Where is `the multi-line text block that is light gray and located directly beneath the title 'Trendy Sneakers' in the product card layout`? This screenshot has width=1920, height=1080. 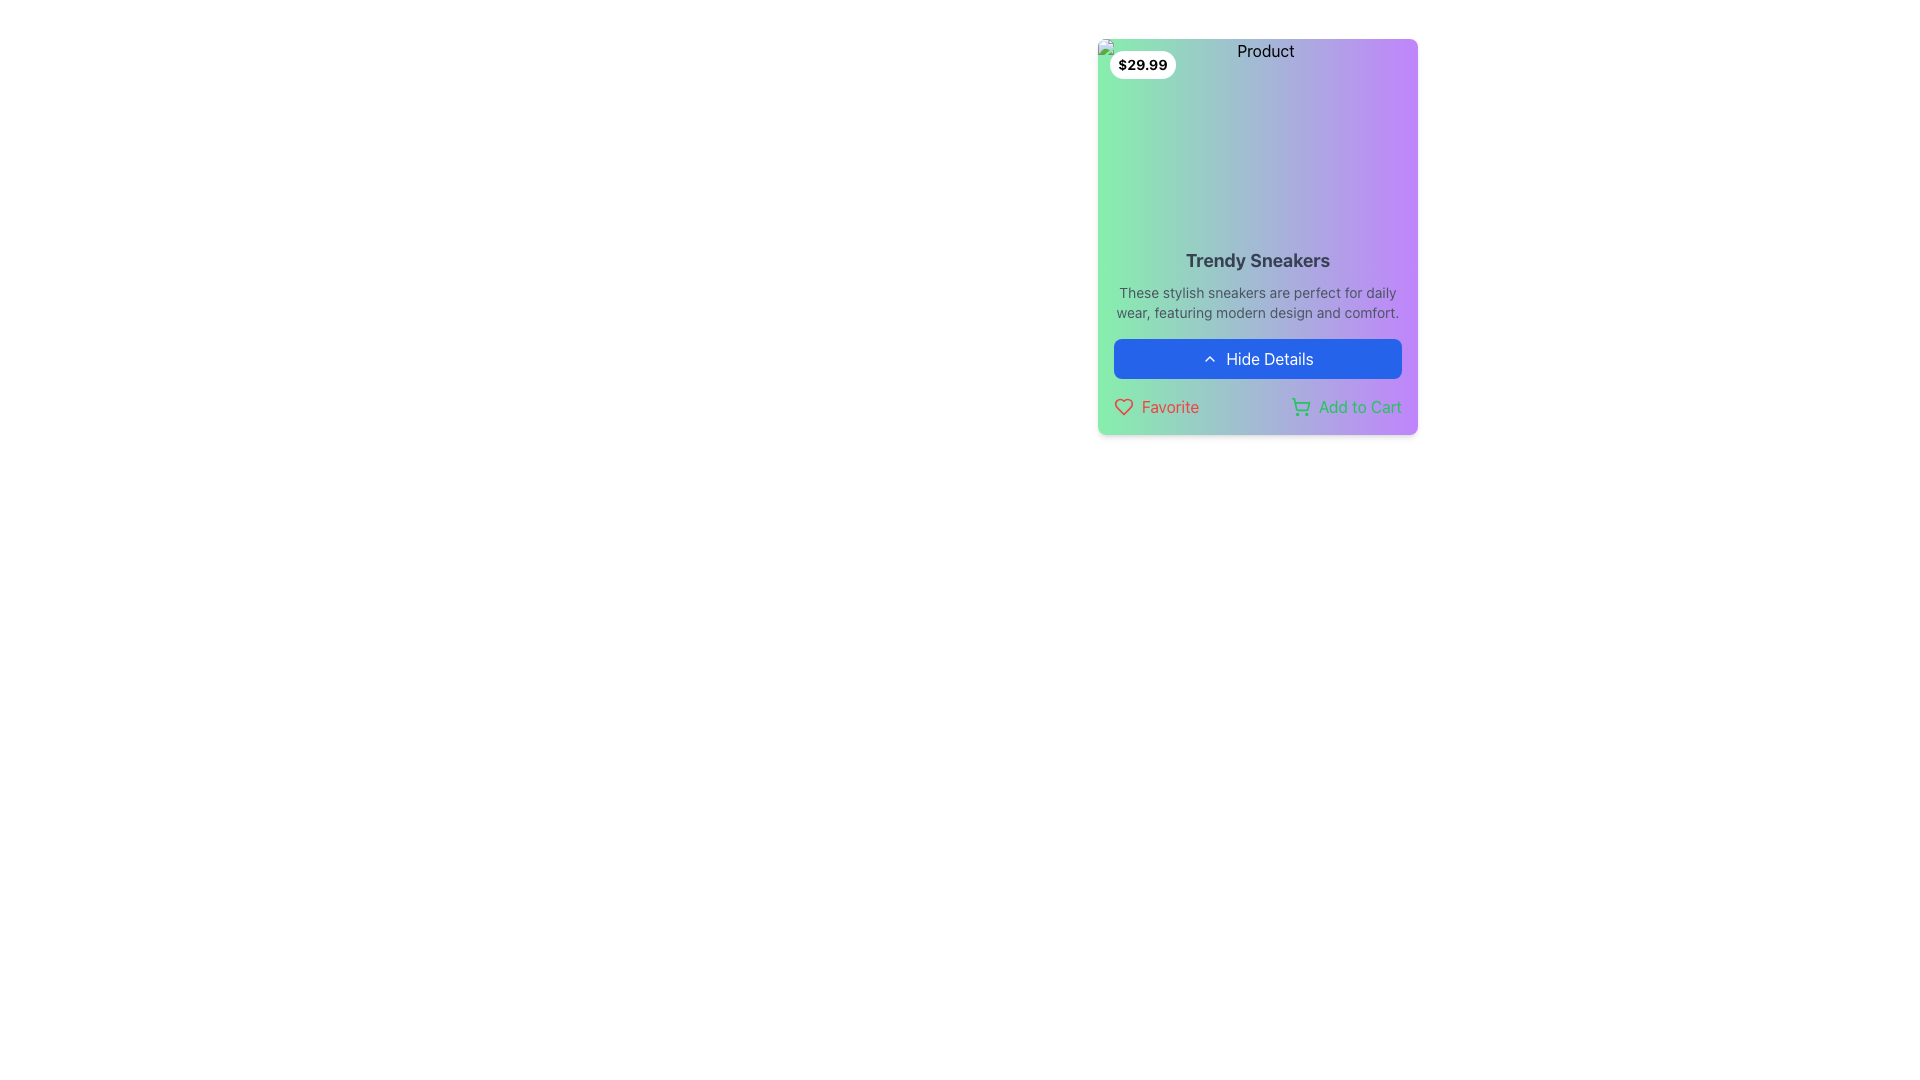
the multi-line text block that is light gray and located directly beneath the title 'Trendy Sneakers' in the product card layout is located at coordinates (1256, 303).